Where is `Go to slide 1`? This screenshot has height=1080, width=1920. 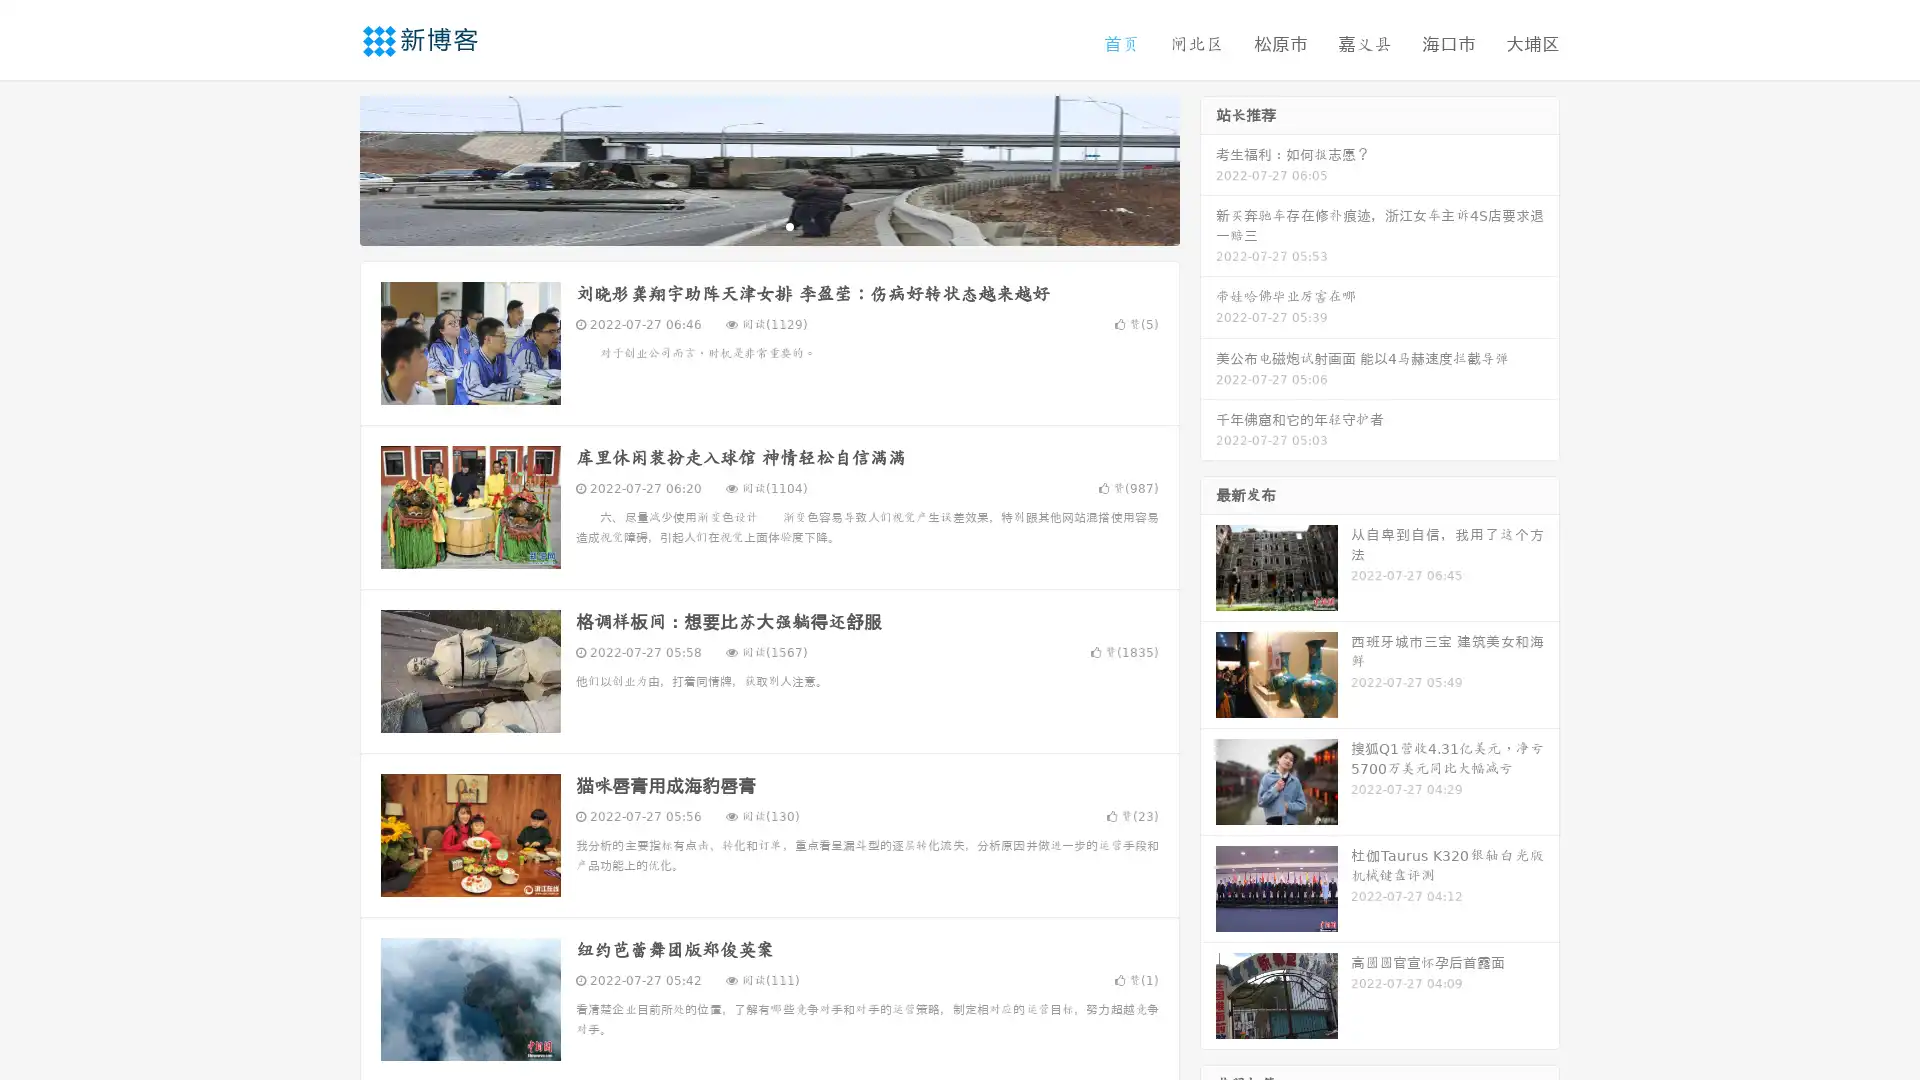
Go to slide 1 is located at coordinates (748, 225).